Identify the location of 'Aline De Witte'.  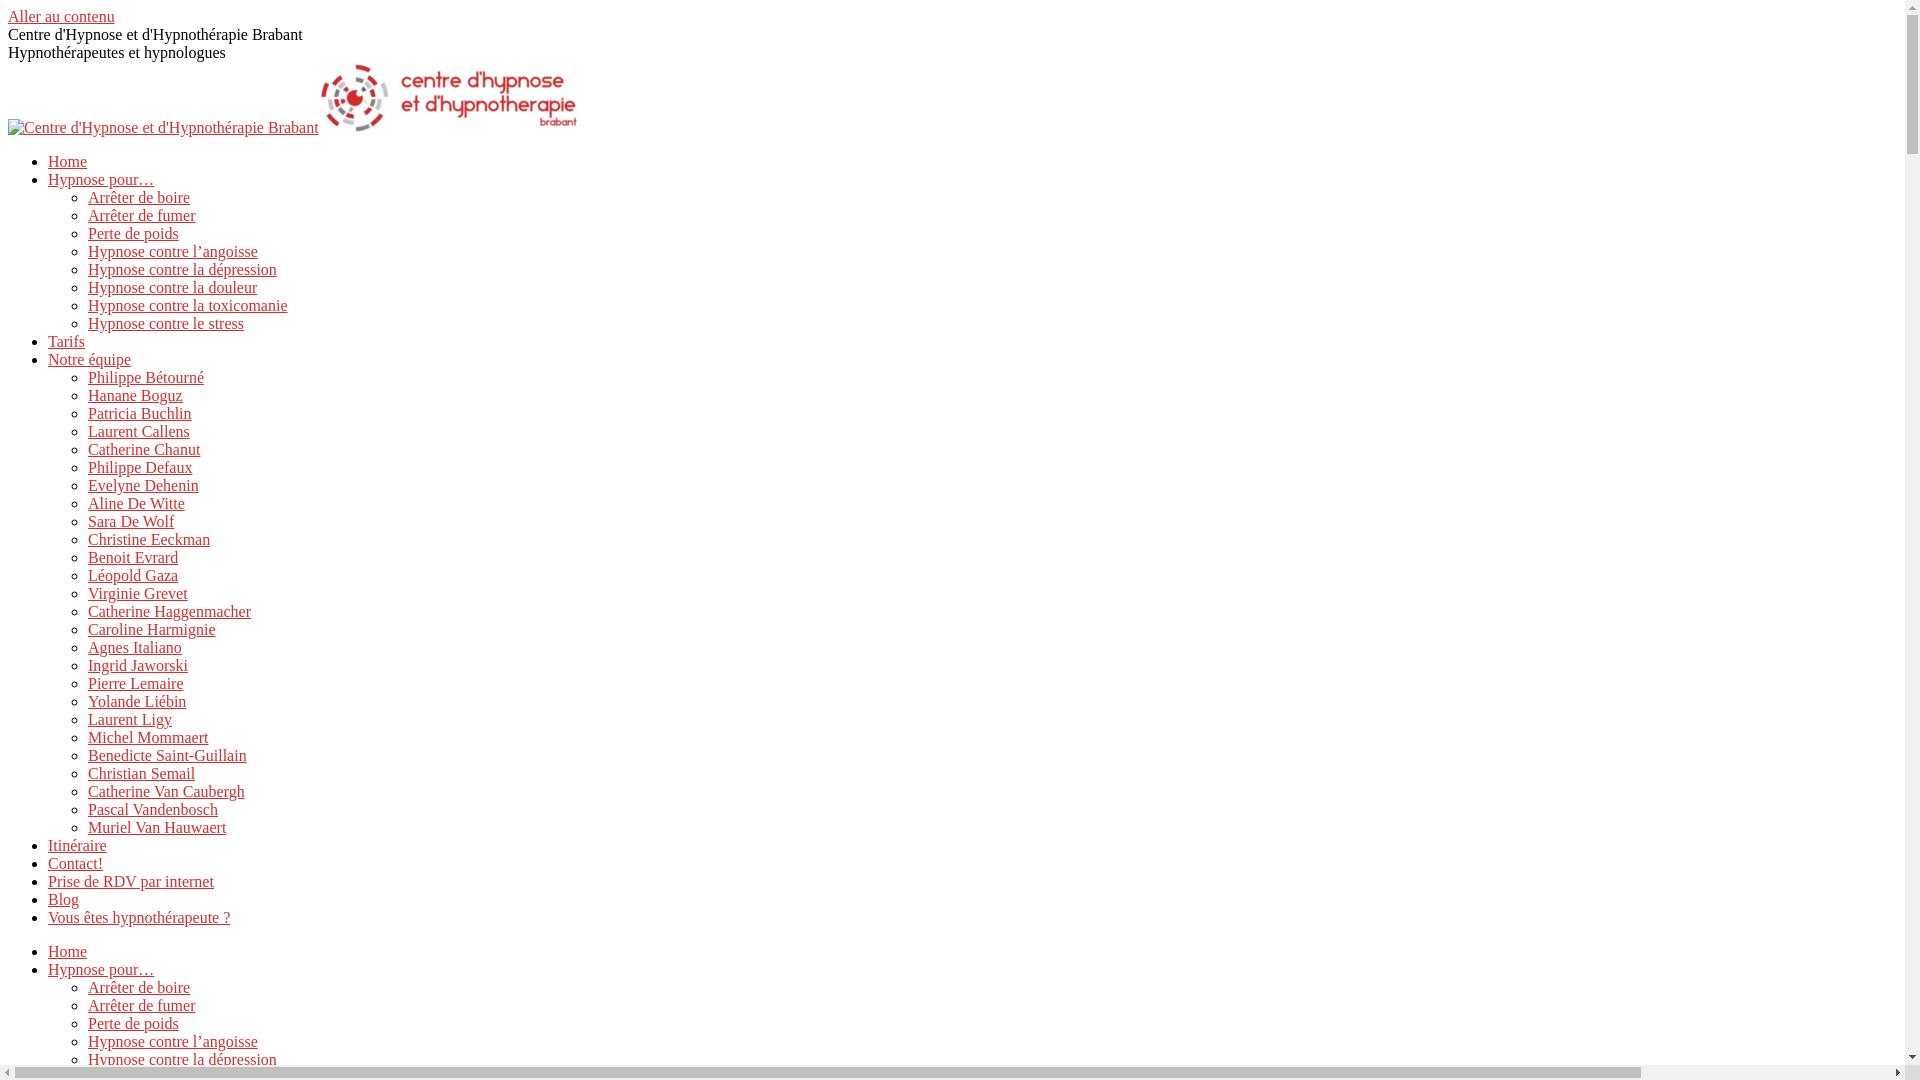
(135, 502).